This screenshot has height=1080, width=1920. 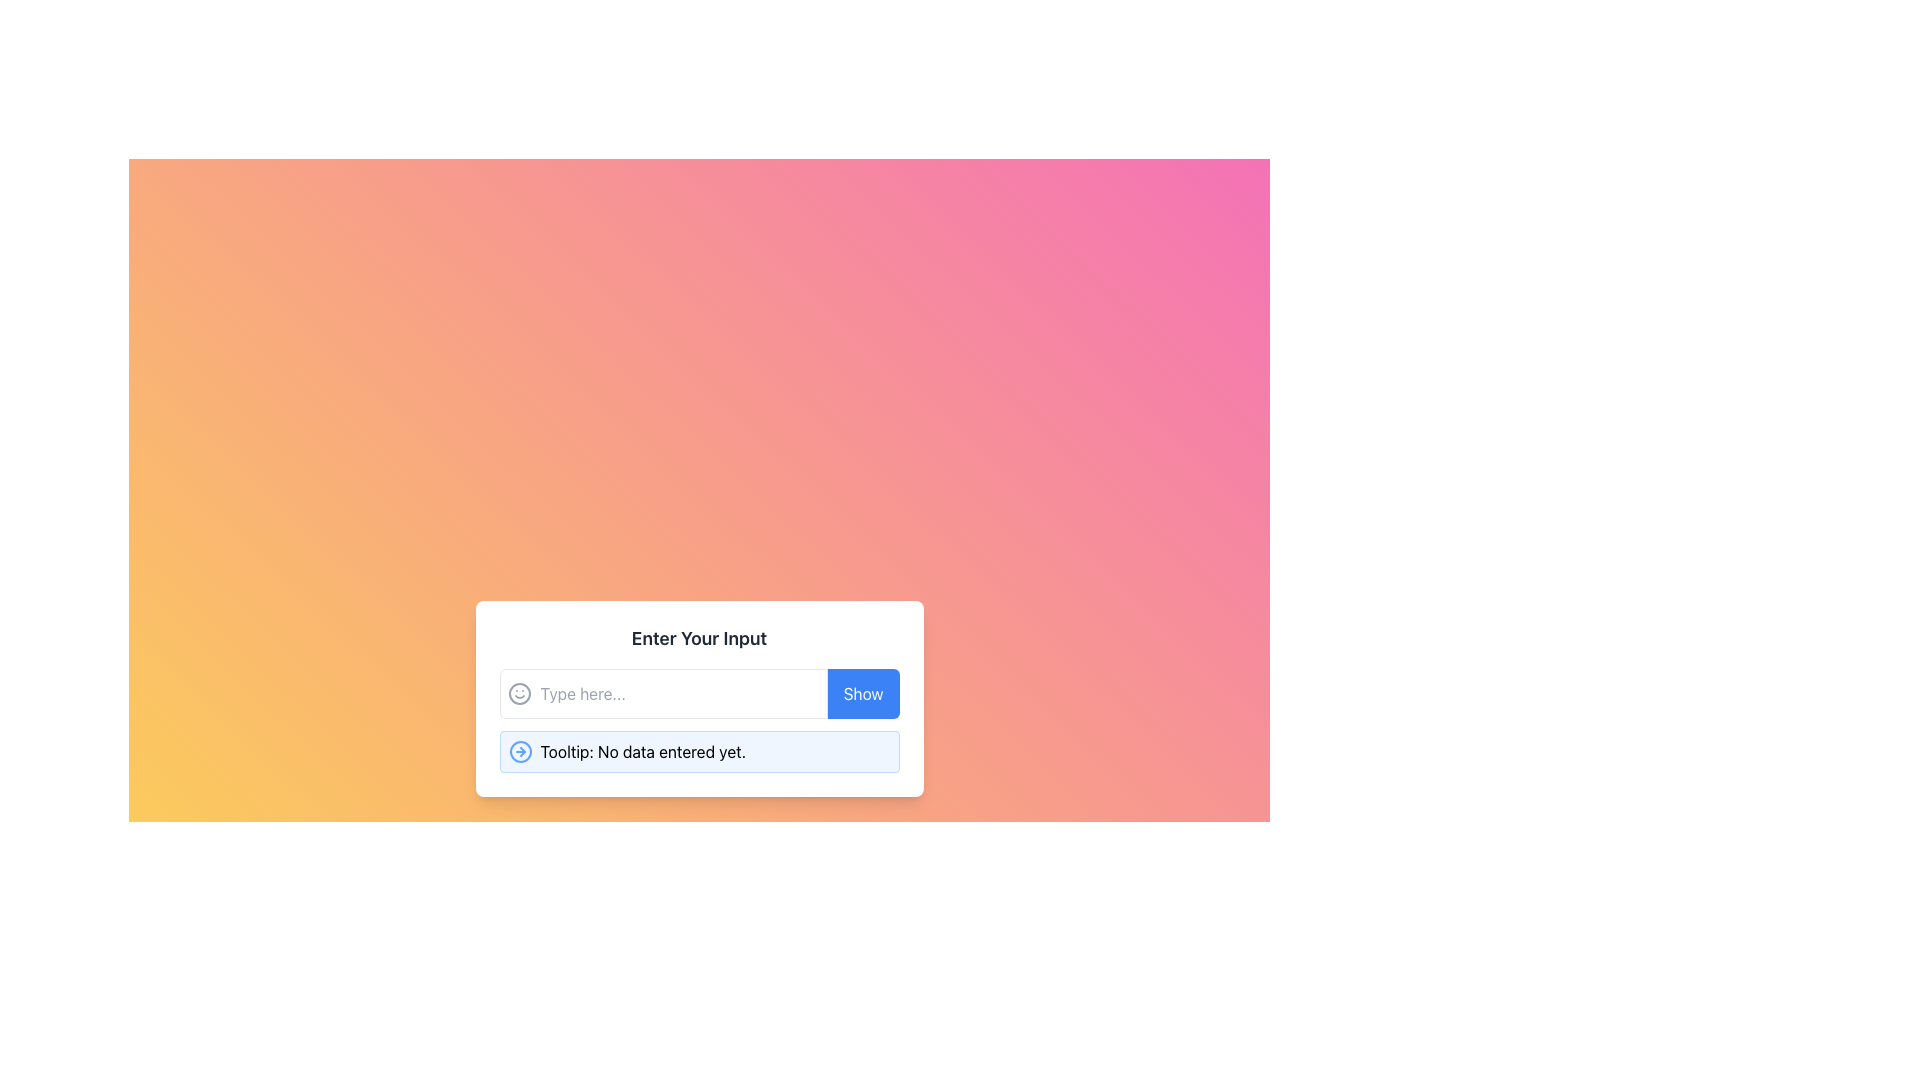 What do you see at coordinates (519, 693) in the screenshot?
I see `the circular SVG element that is part of a small decorative icon located to the left of the input text field labeled 'Type here...'` at bounding box center [519, 693].